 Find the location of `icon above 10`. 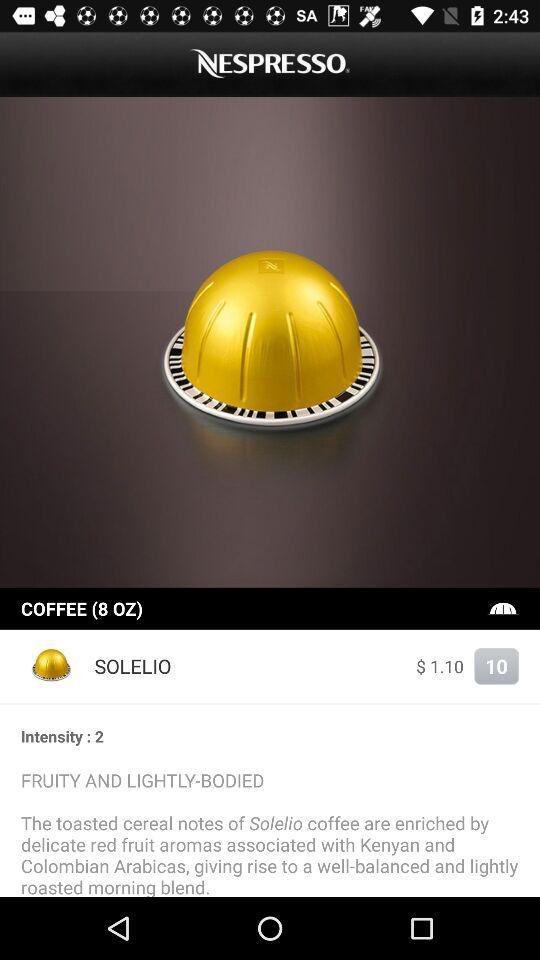

icon above 10 is located at coordinates (502, 607).